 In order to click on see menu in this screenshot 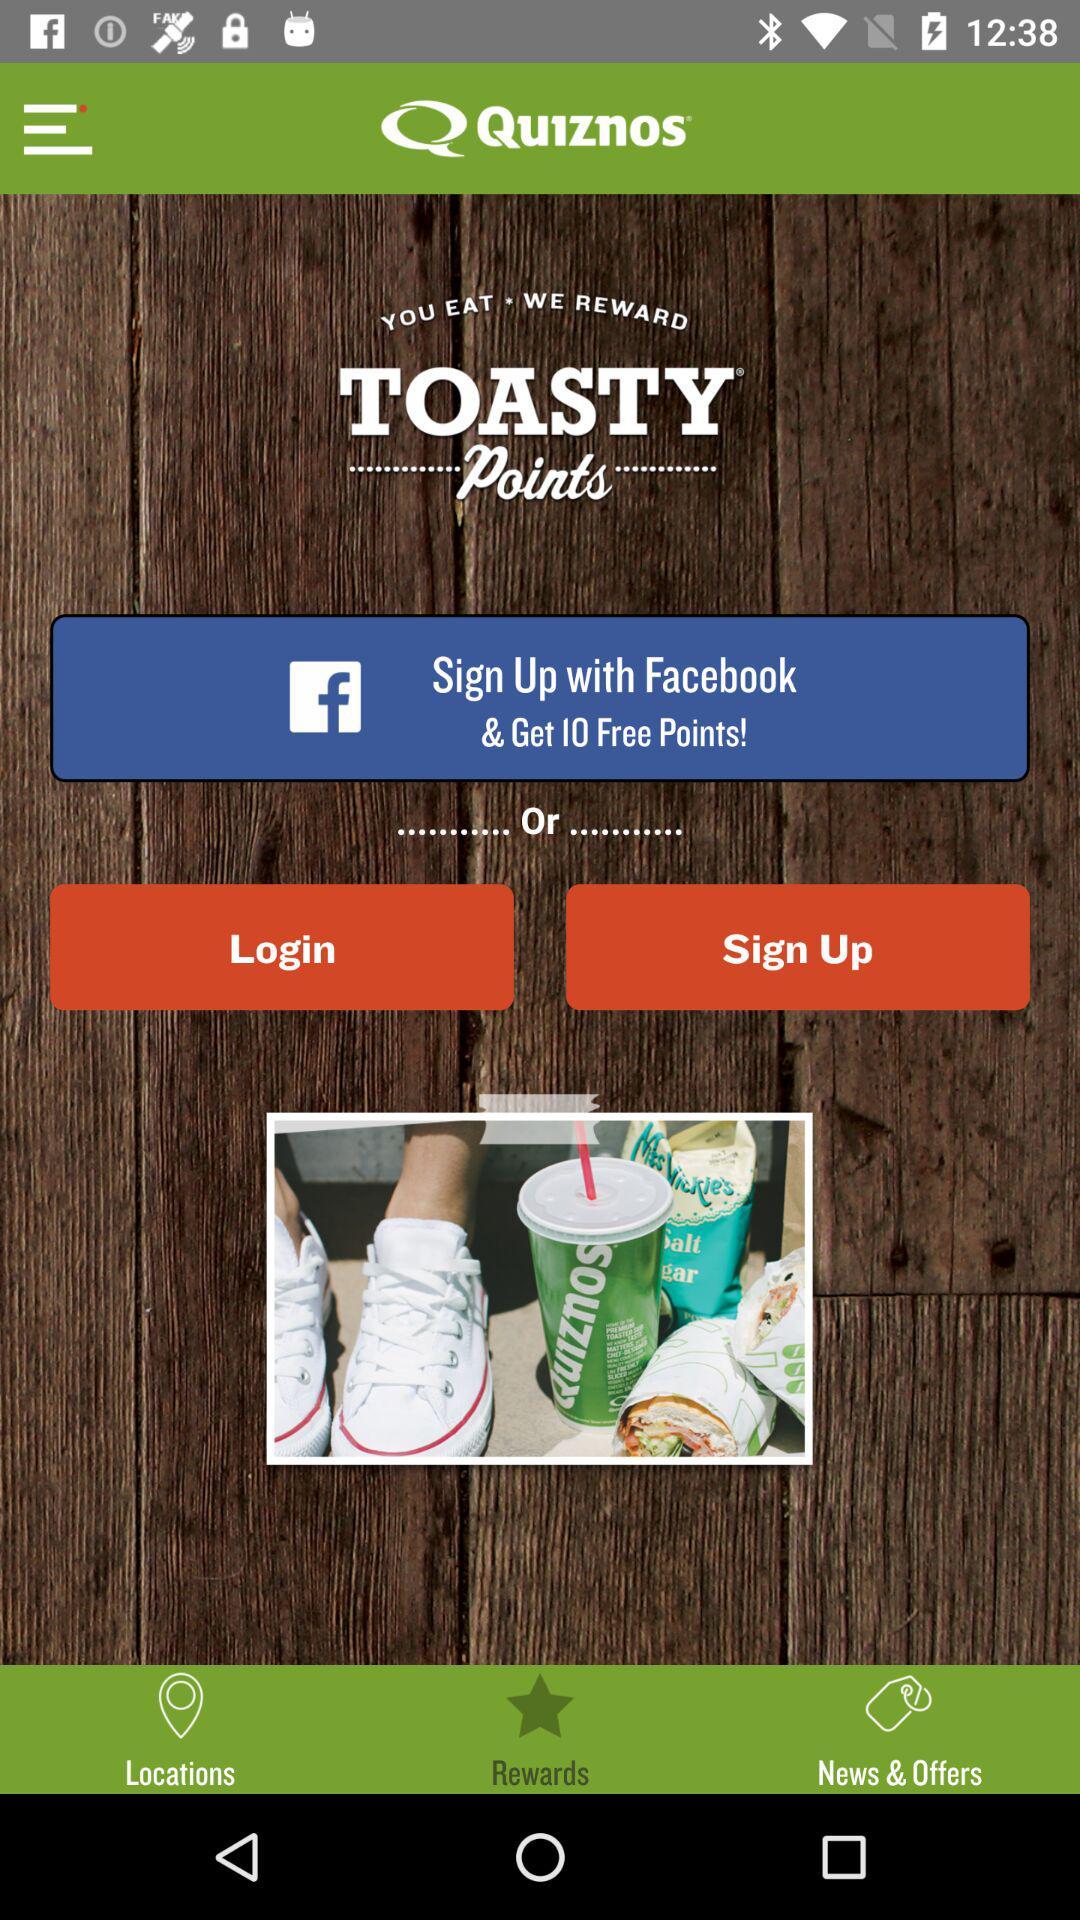, I will do `click(54, 127)`.